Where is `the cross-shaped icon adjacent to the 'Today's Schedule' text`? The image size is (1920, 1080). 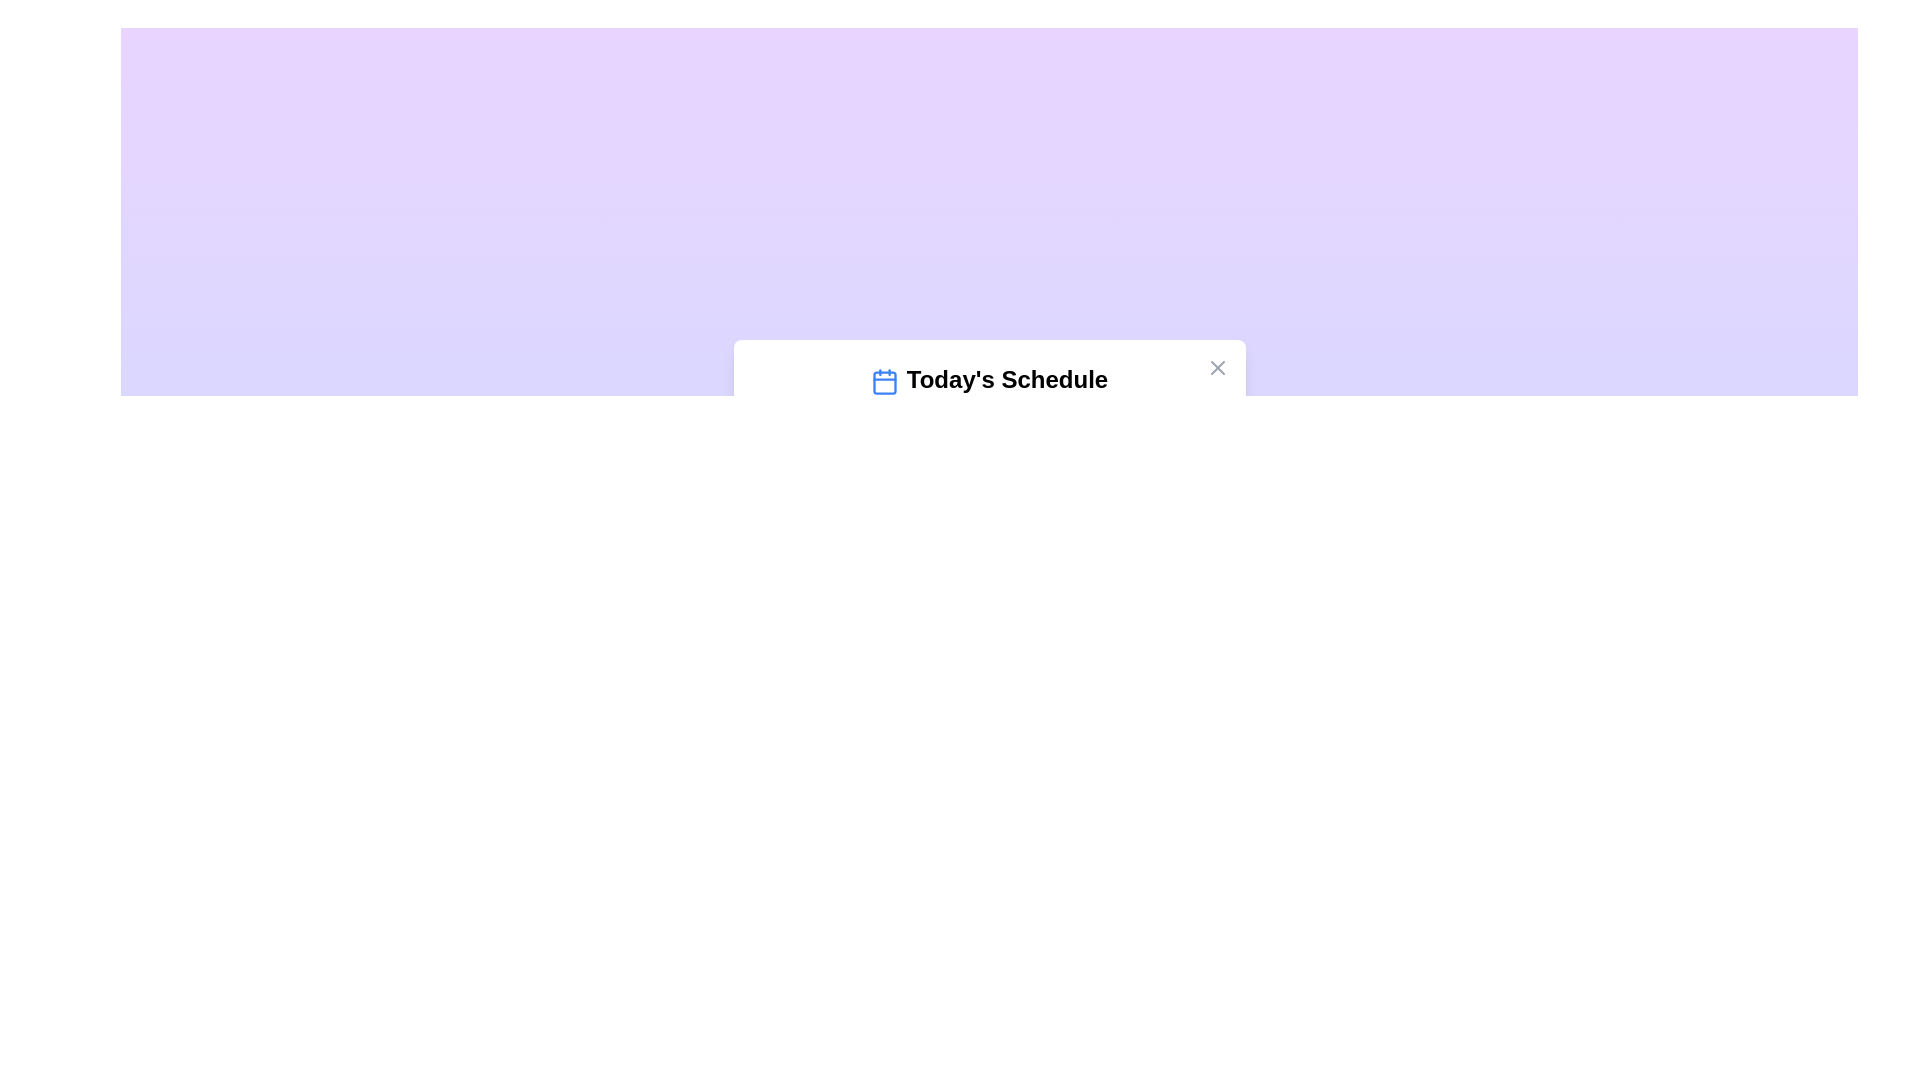
the cross-shaped icon adjacent to the 'Today's Schedule' text is located at coordinates (1216, 367).